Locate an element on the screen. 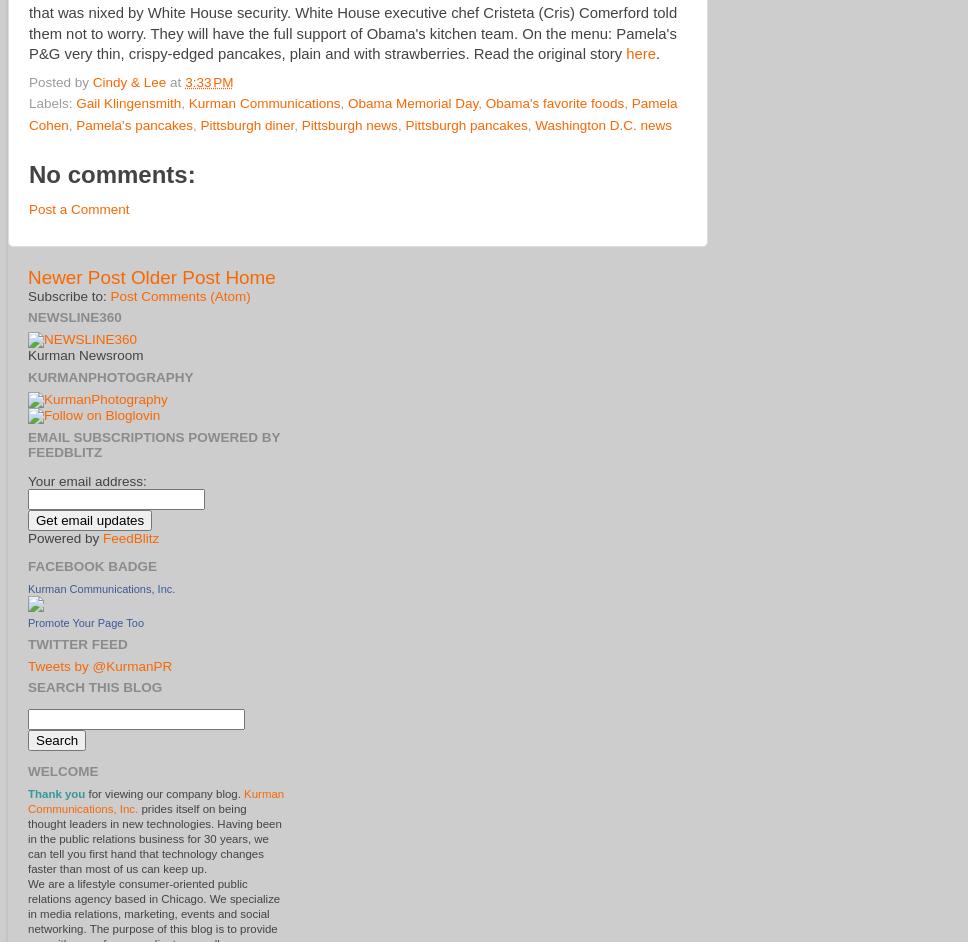 This screenshot has height=942, width=968. 'Gail Klingensmith' is located at coordinates (127, 103).